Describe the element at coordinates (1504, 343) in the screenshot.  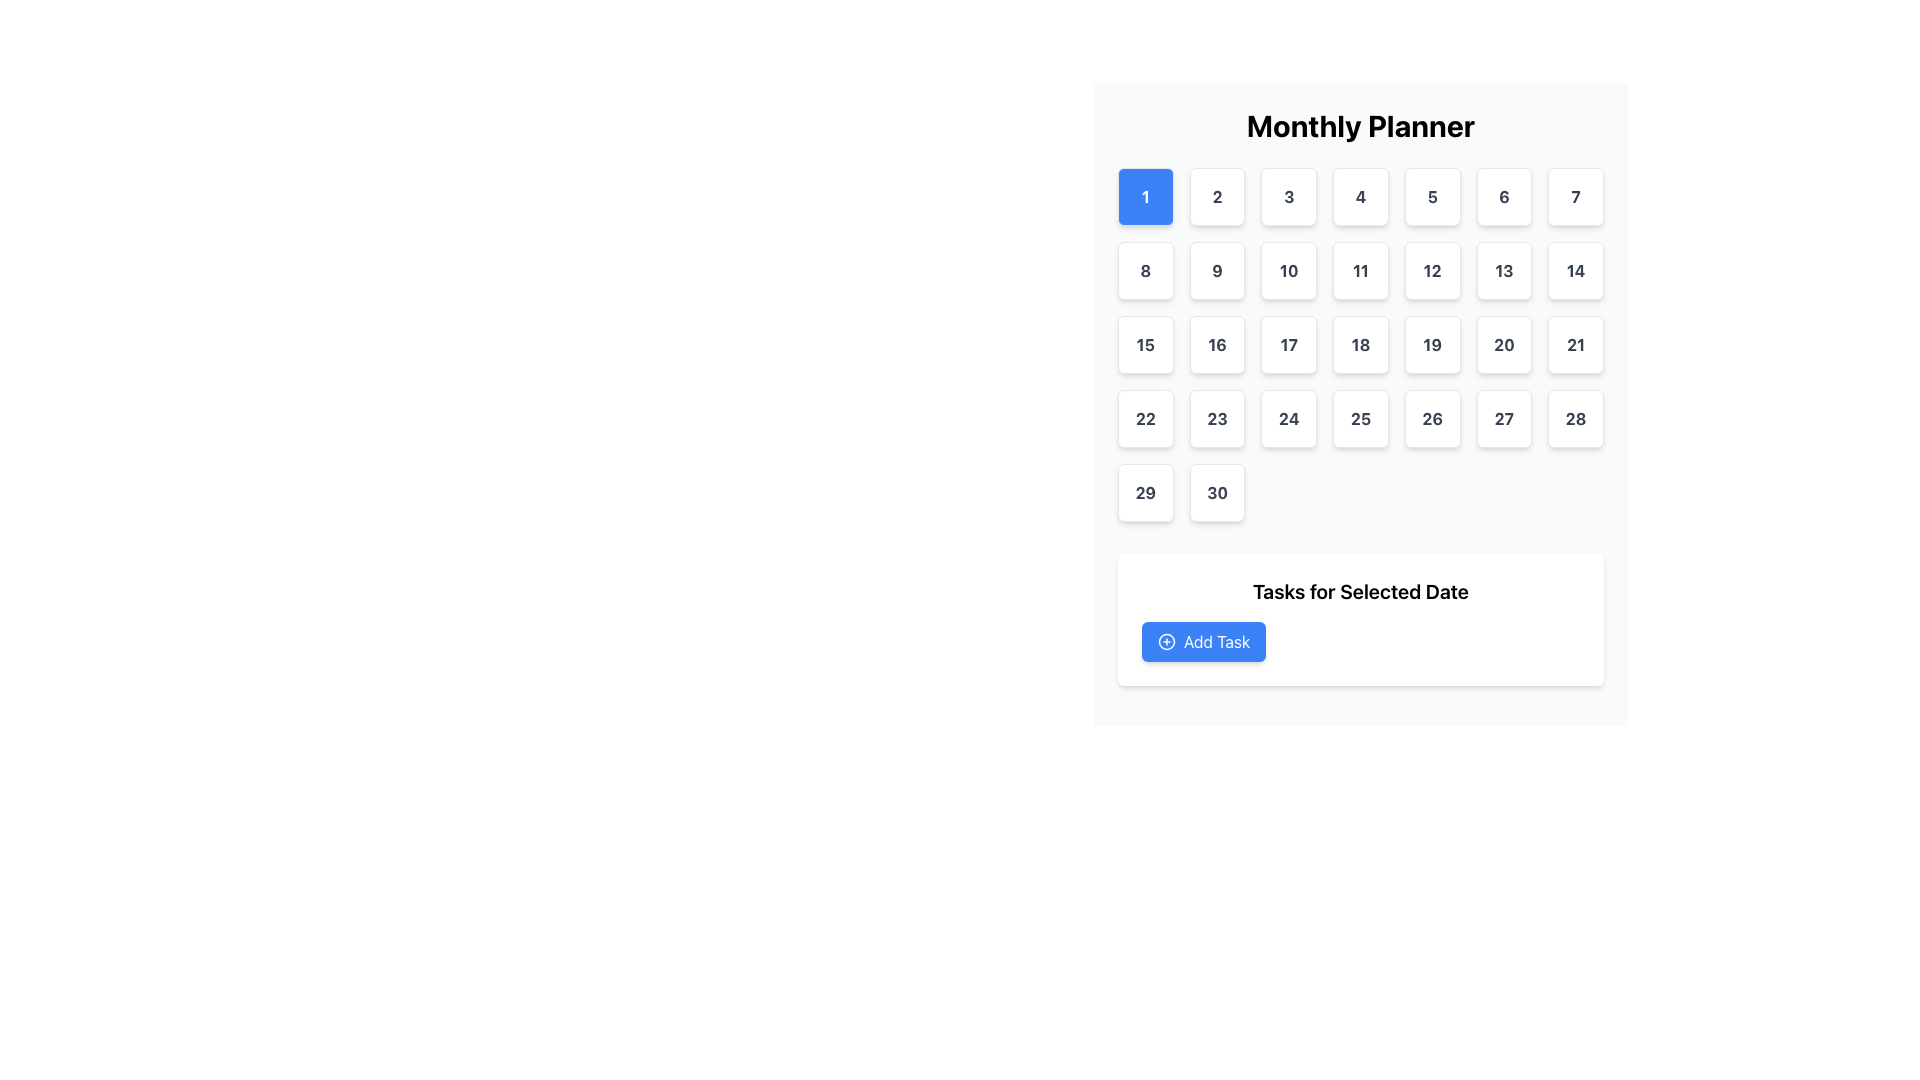
I see `the calendar grid cell representing the 20th day of the month` at that location.